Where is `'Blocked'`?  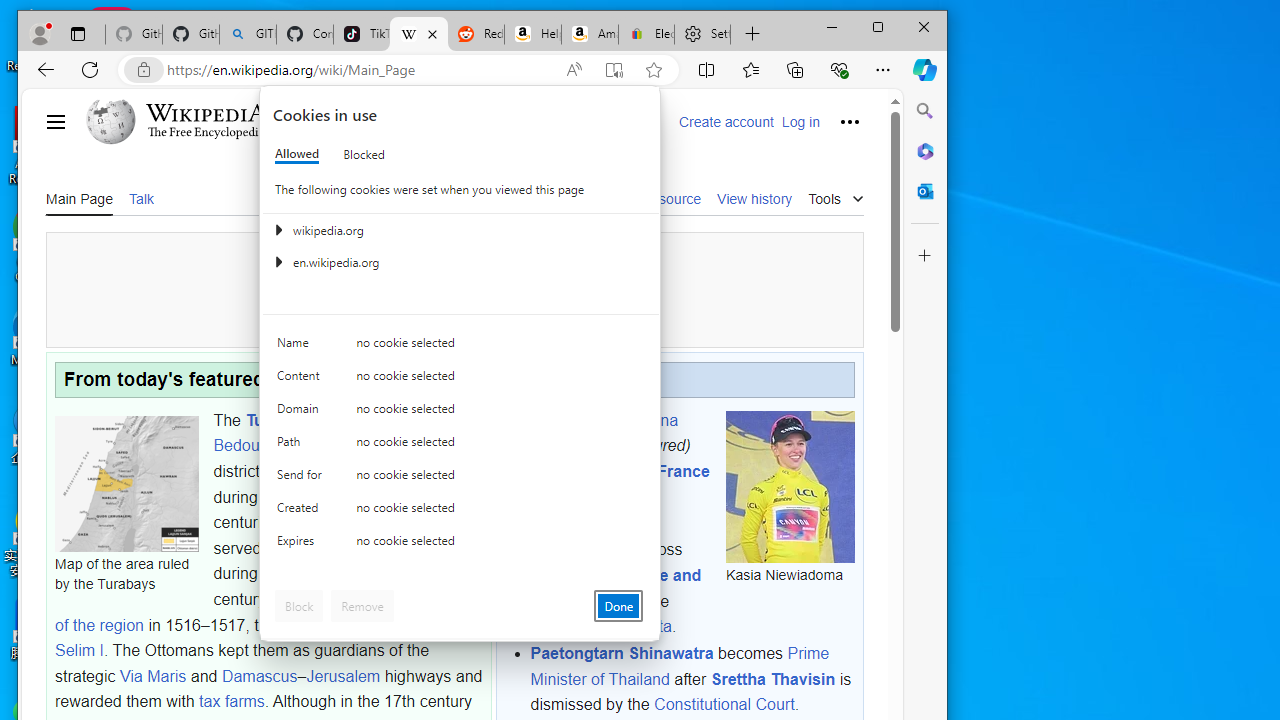
'Blocked' is located at coordinates (364, 153).